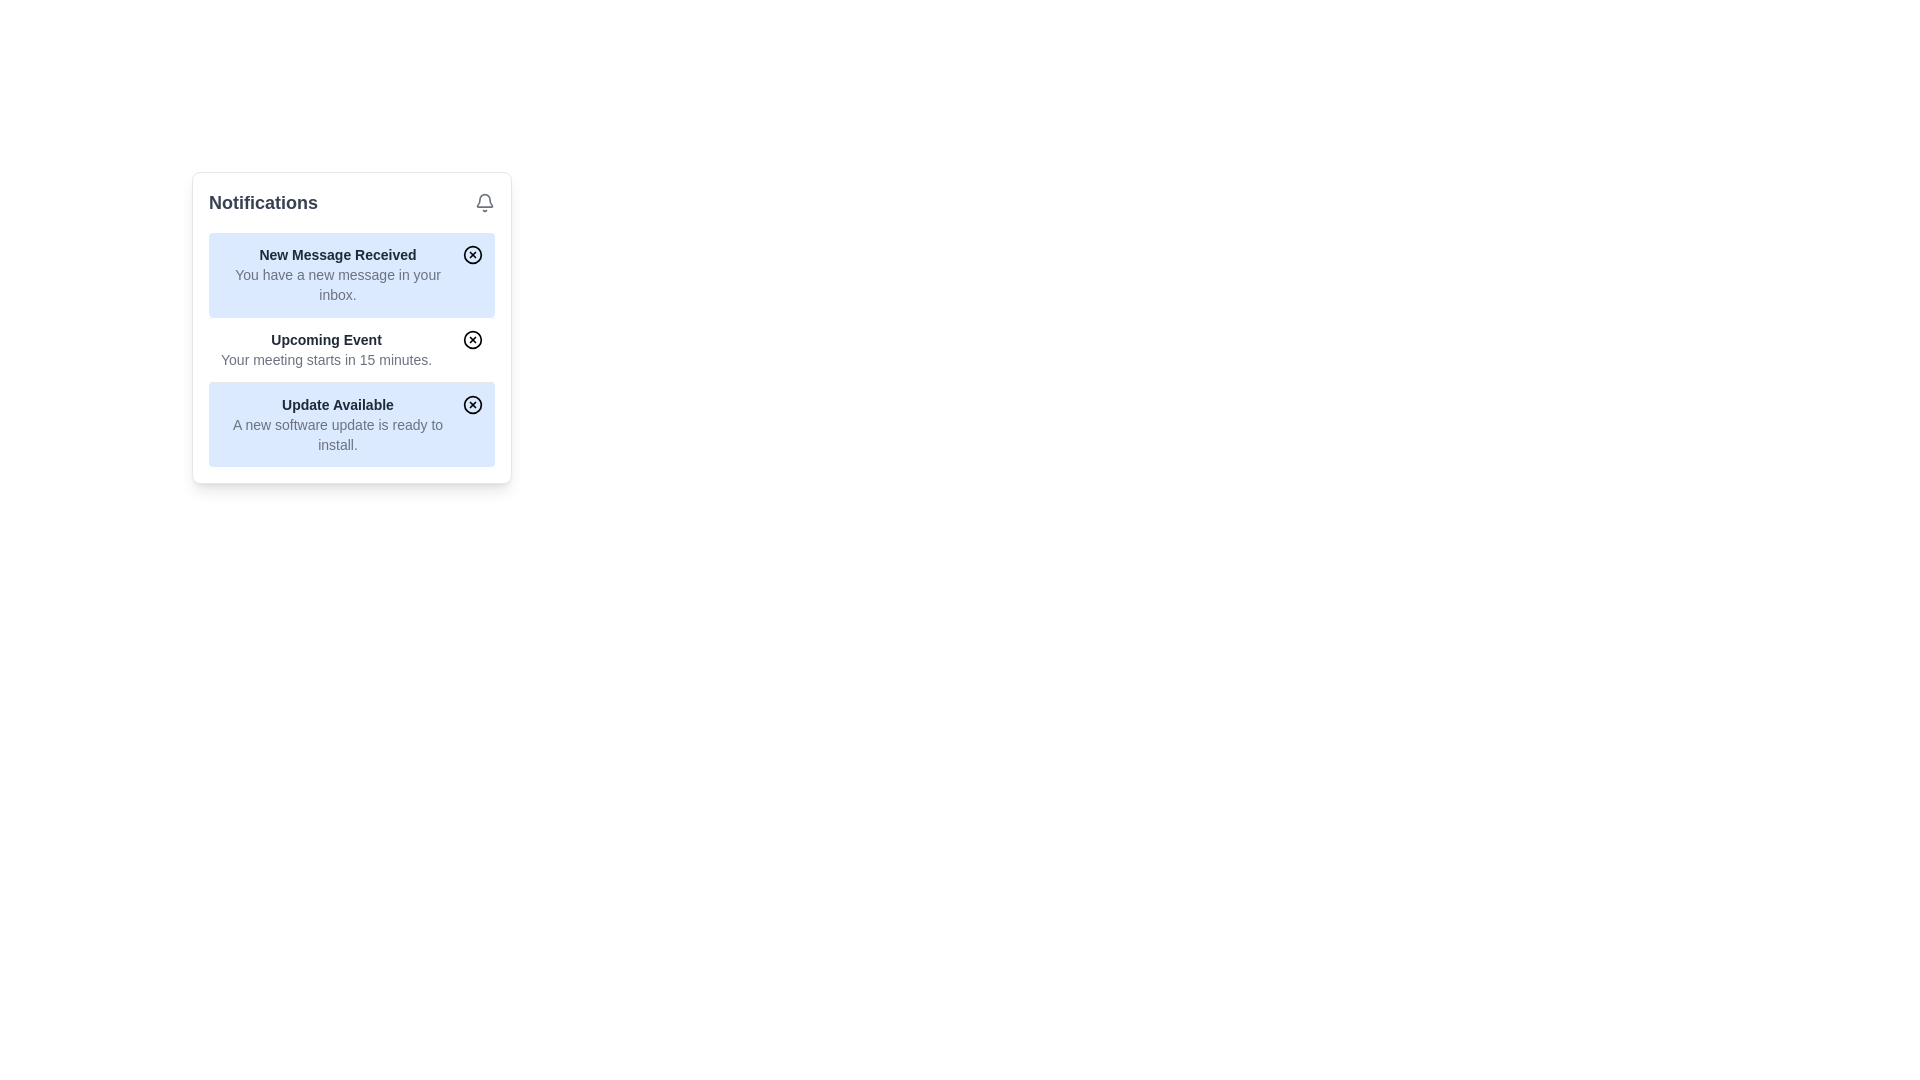 Image resolution: width=1920 pixels, height=1080 pixels. I want to click on text content of the informational text block titled 'New Message Received', which is located in the second section of the notifications list and is the first notification in the list, so click(337, 274).